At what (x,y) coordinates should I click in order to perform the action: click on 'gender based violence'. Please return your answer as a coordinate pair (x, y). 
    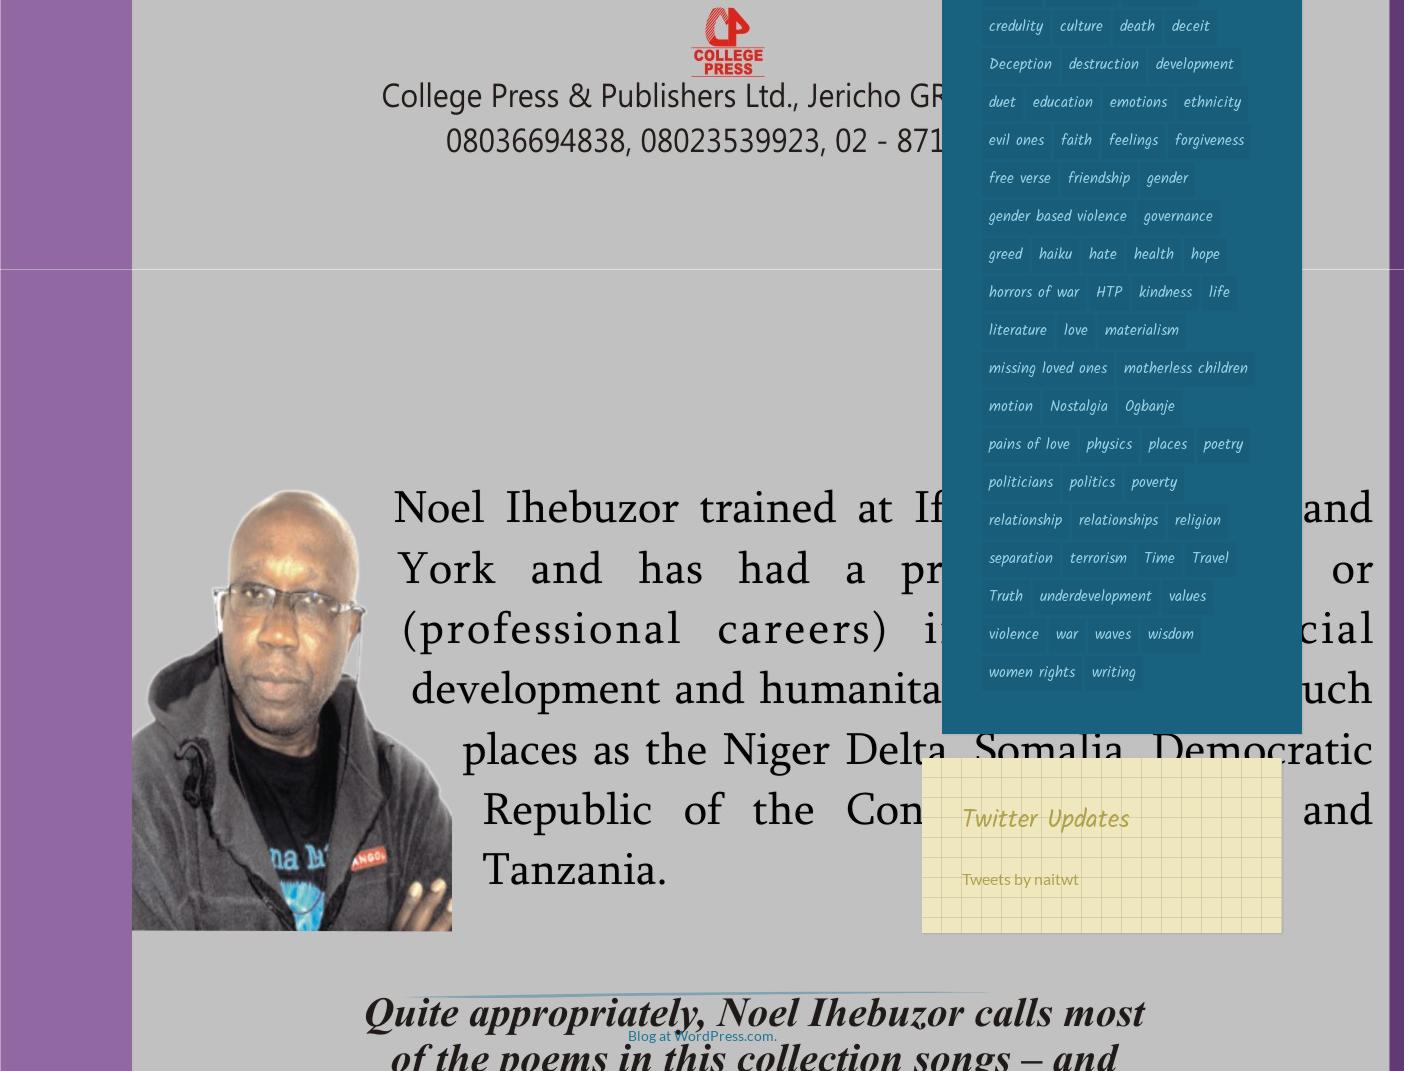
    Looking at the image, I should click on (988, 215).